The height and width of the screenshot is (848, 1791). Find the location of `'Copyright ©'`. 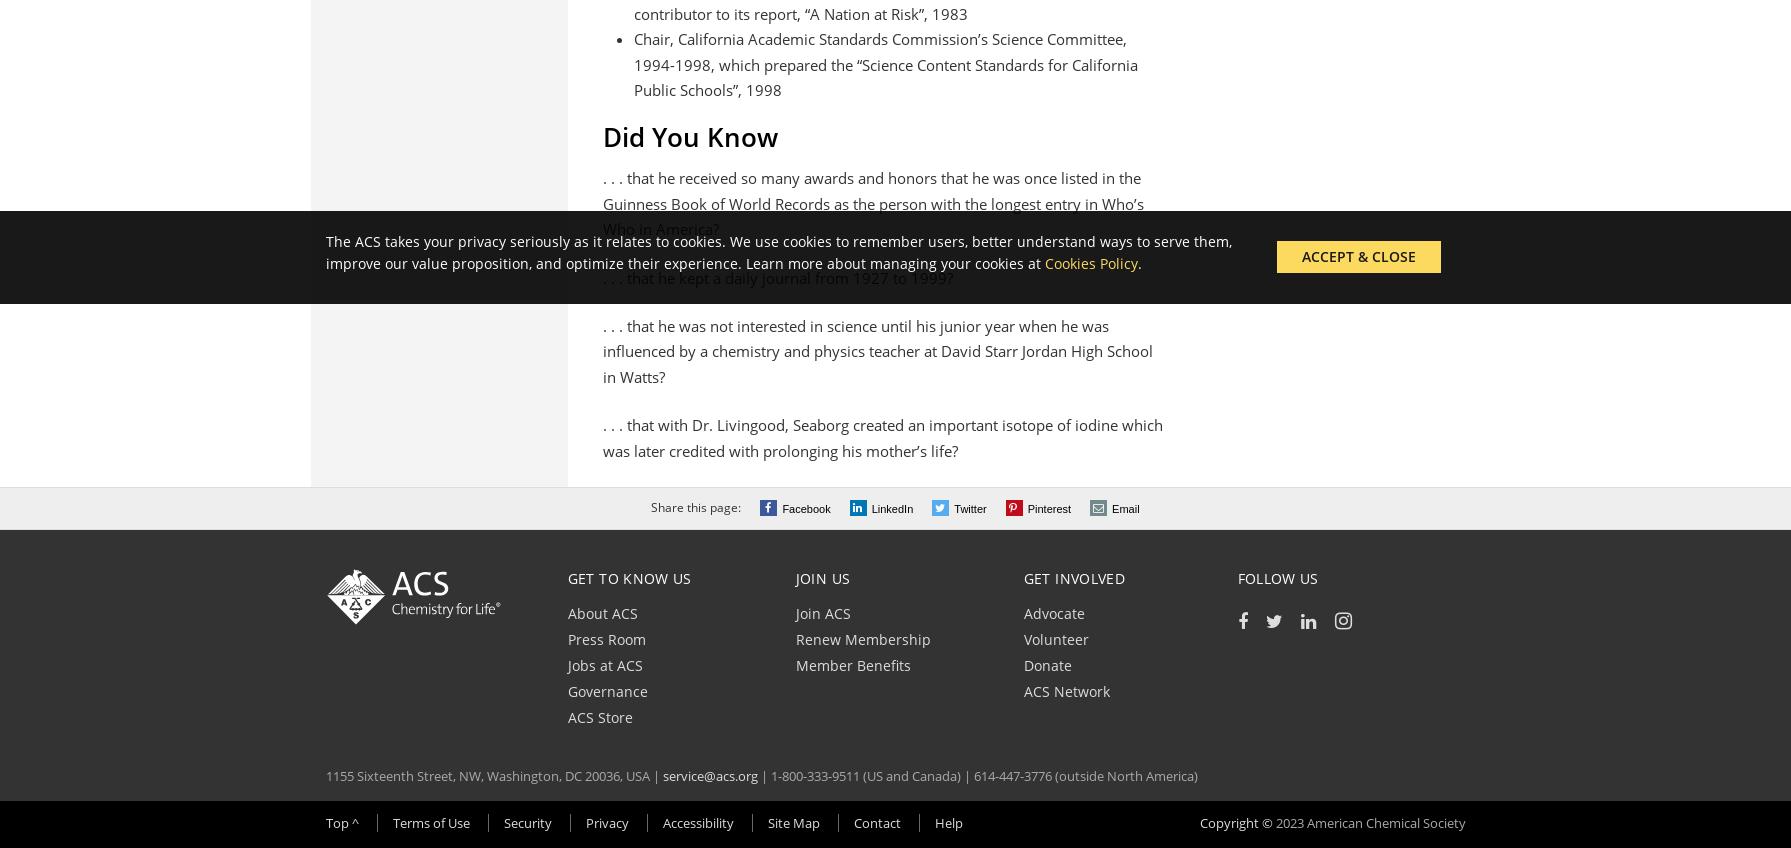

'Copyright ©' is located at coordinates (1234, 822).